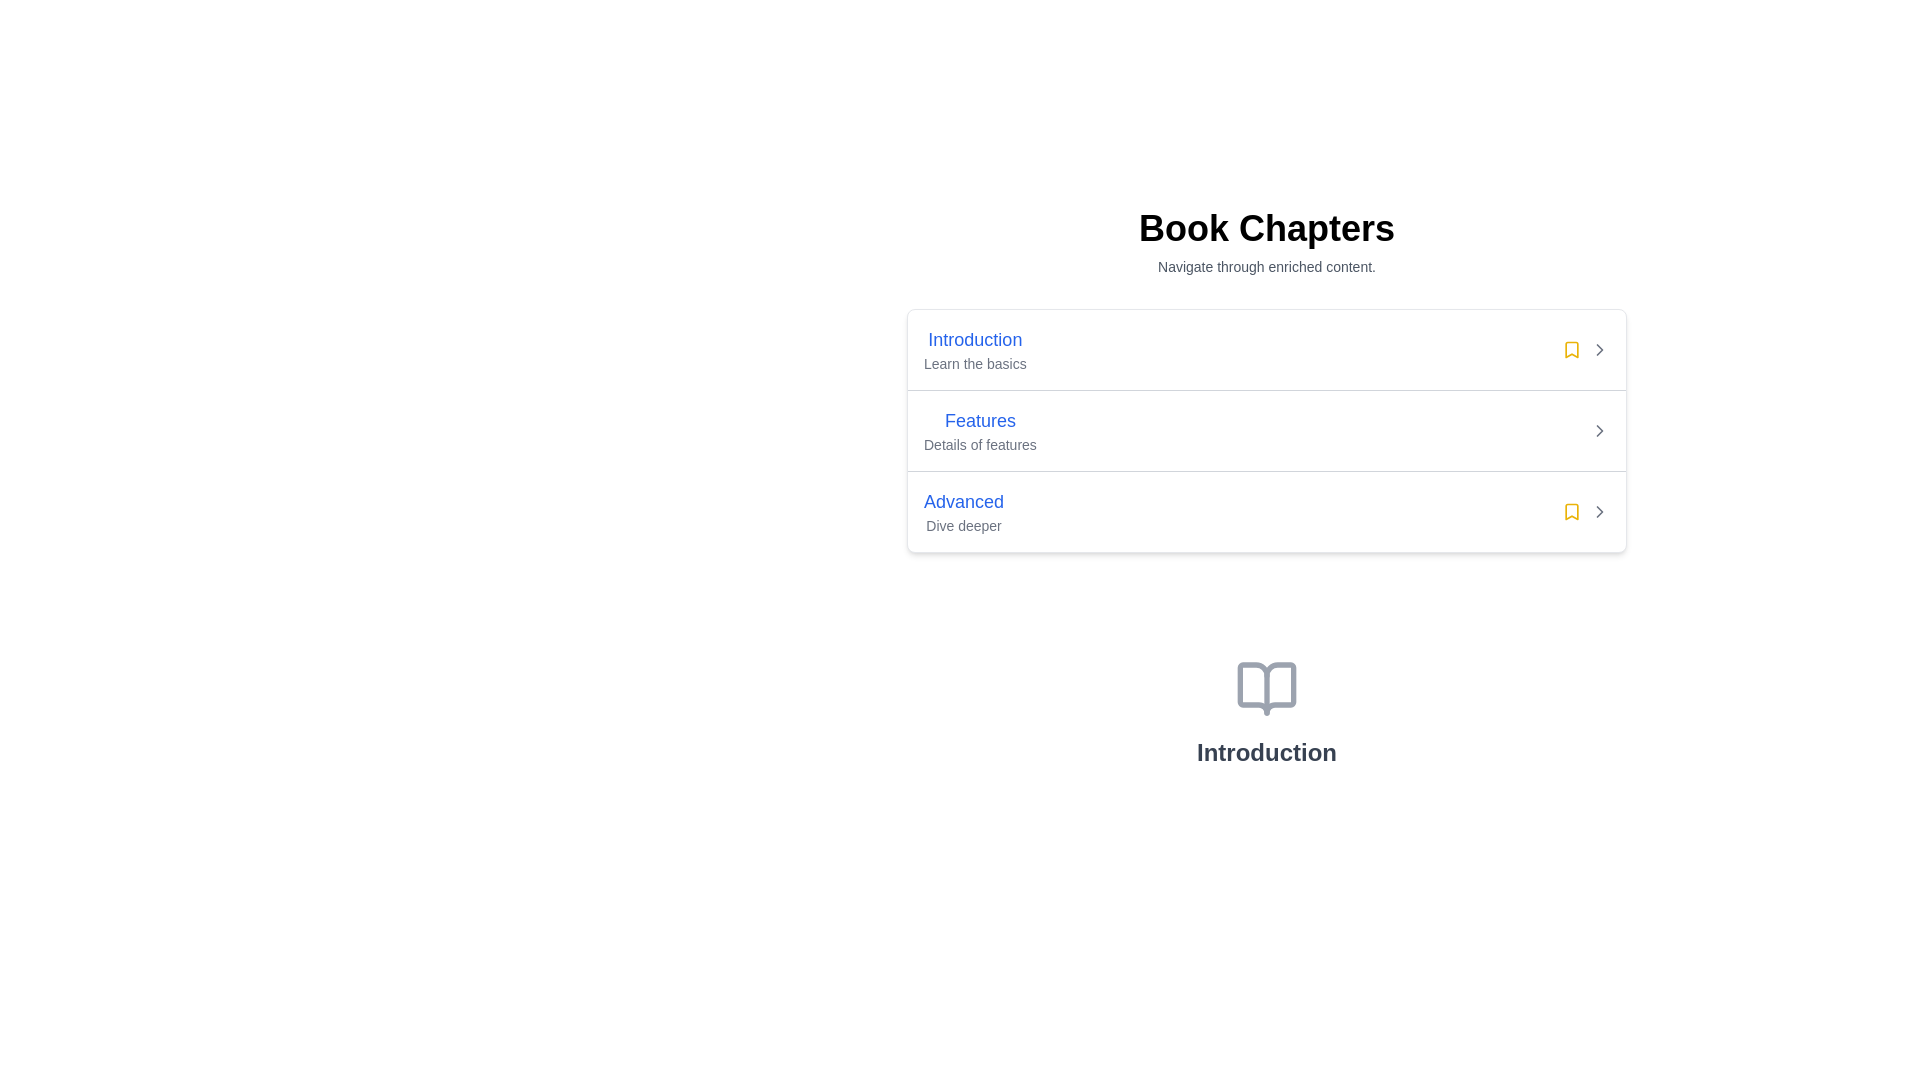 This screenshot has width=1920, height=1080. I want to click on the interactive text link labeled 'Introduction', so click(975, 349).